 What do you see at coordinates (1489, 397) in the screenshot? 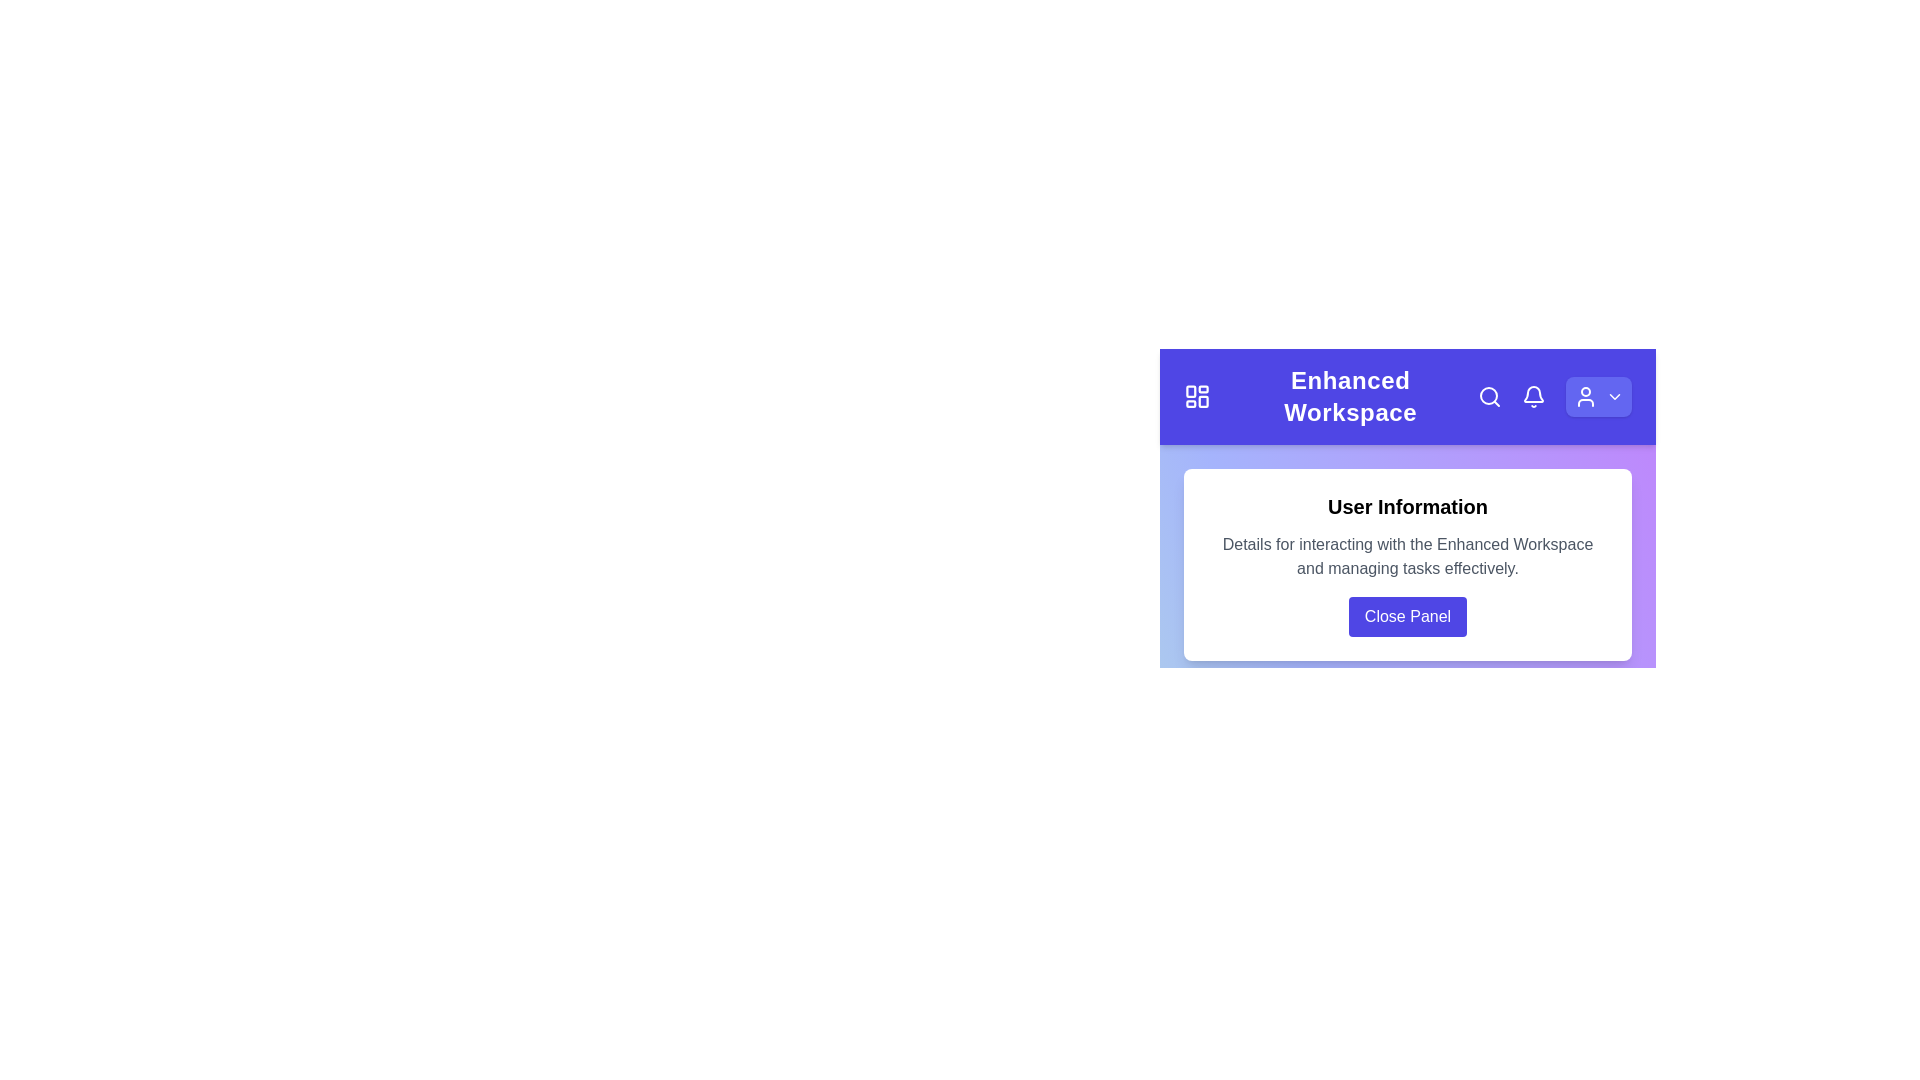
I see `the Search button in the header` at bounding box center [1489, 397].